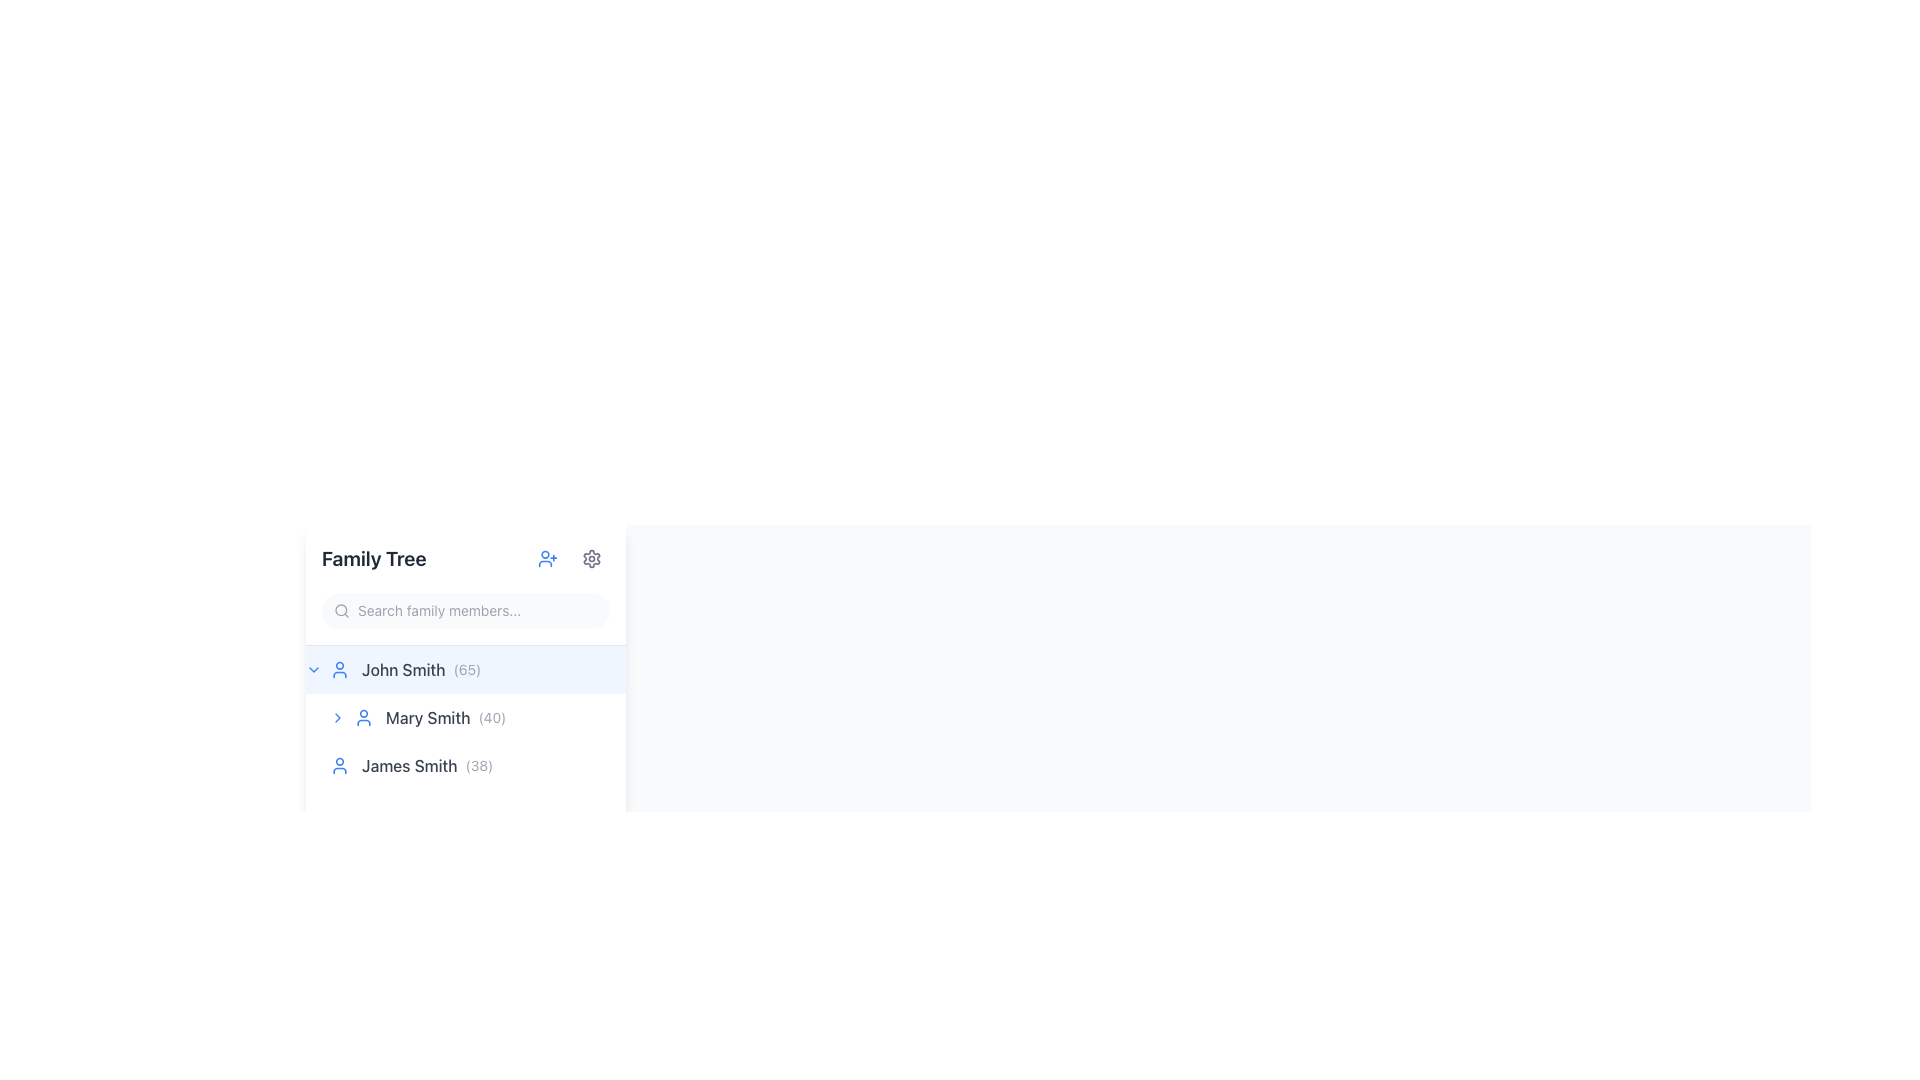  I want to click on the list item displaying the name 'Mary Smith', so click(464, 716).